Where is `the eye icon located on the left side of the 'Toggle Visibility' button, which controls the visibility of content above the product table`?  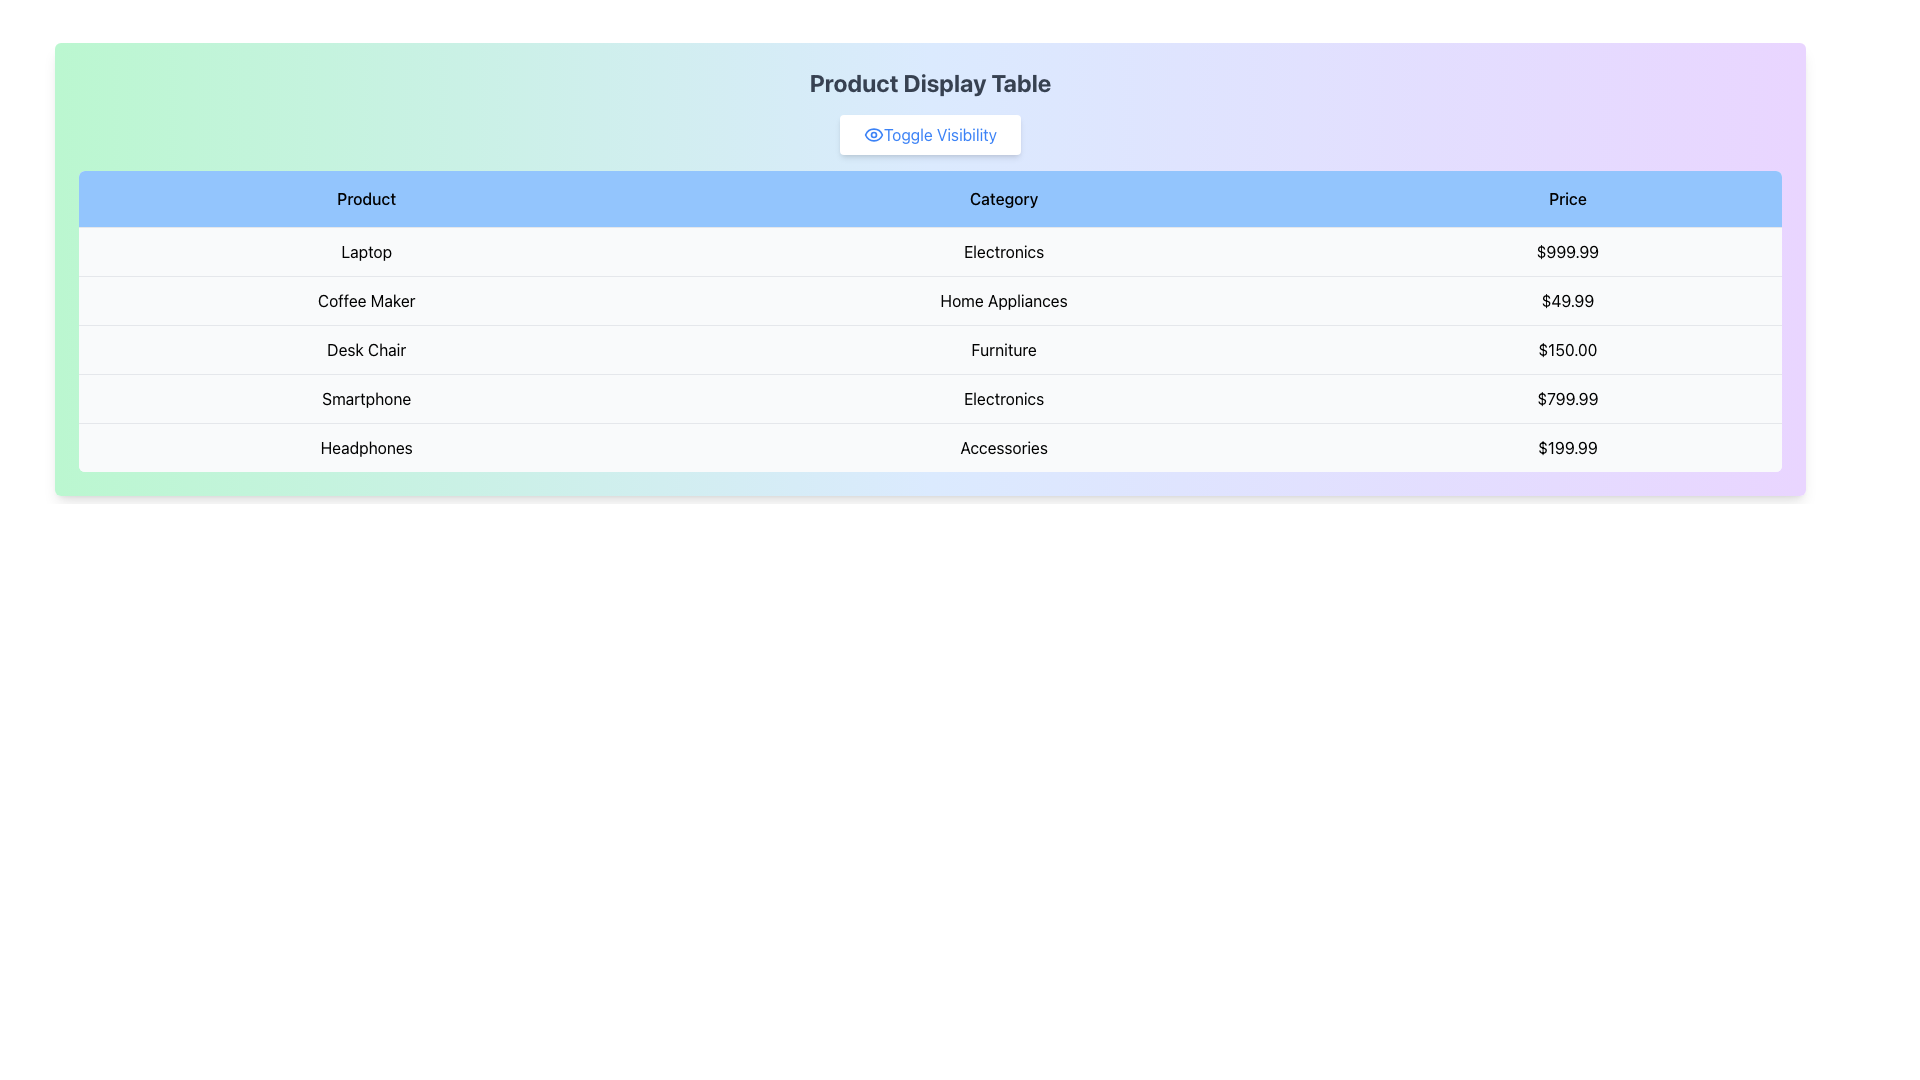 the eye icon located on the left side of the 'Toggle Visibility' button, which controls the visibility of content above the product table is located at coordinates (873, 135).